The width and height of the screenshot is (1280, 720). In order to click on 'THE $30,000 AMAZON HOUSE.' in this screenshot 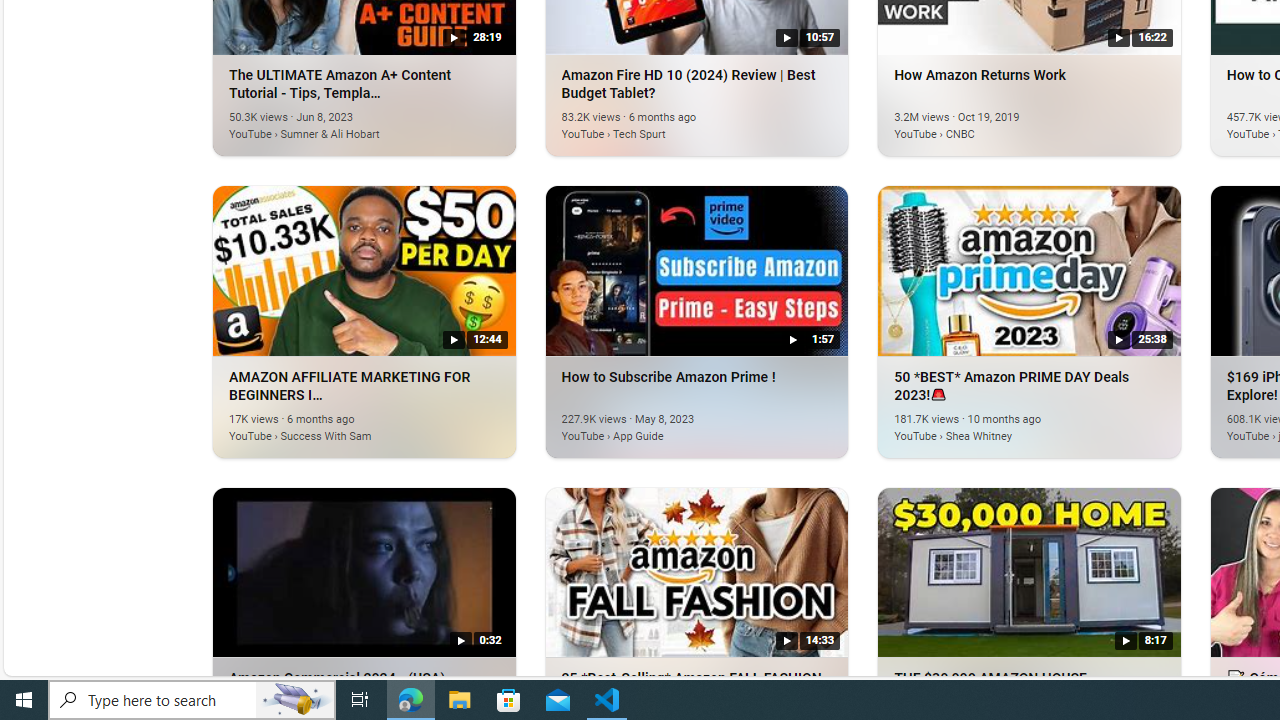, I will do `click(1029, 571)`.